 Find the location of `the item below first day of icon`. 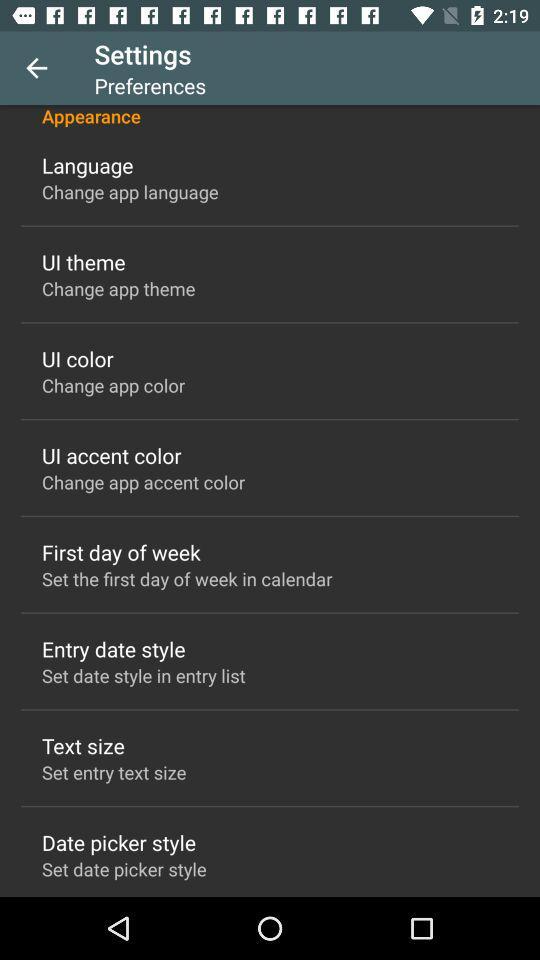

the item below first day of icon is located at coordinates (187, 578).